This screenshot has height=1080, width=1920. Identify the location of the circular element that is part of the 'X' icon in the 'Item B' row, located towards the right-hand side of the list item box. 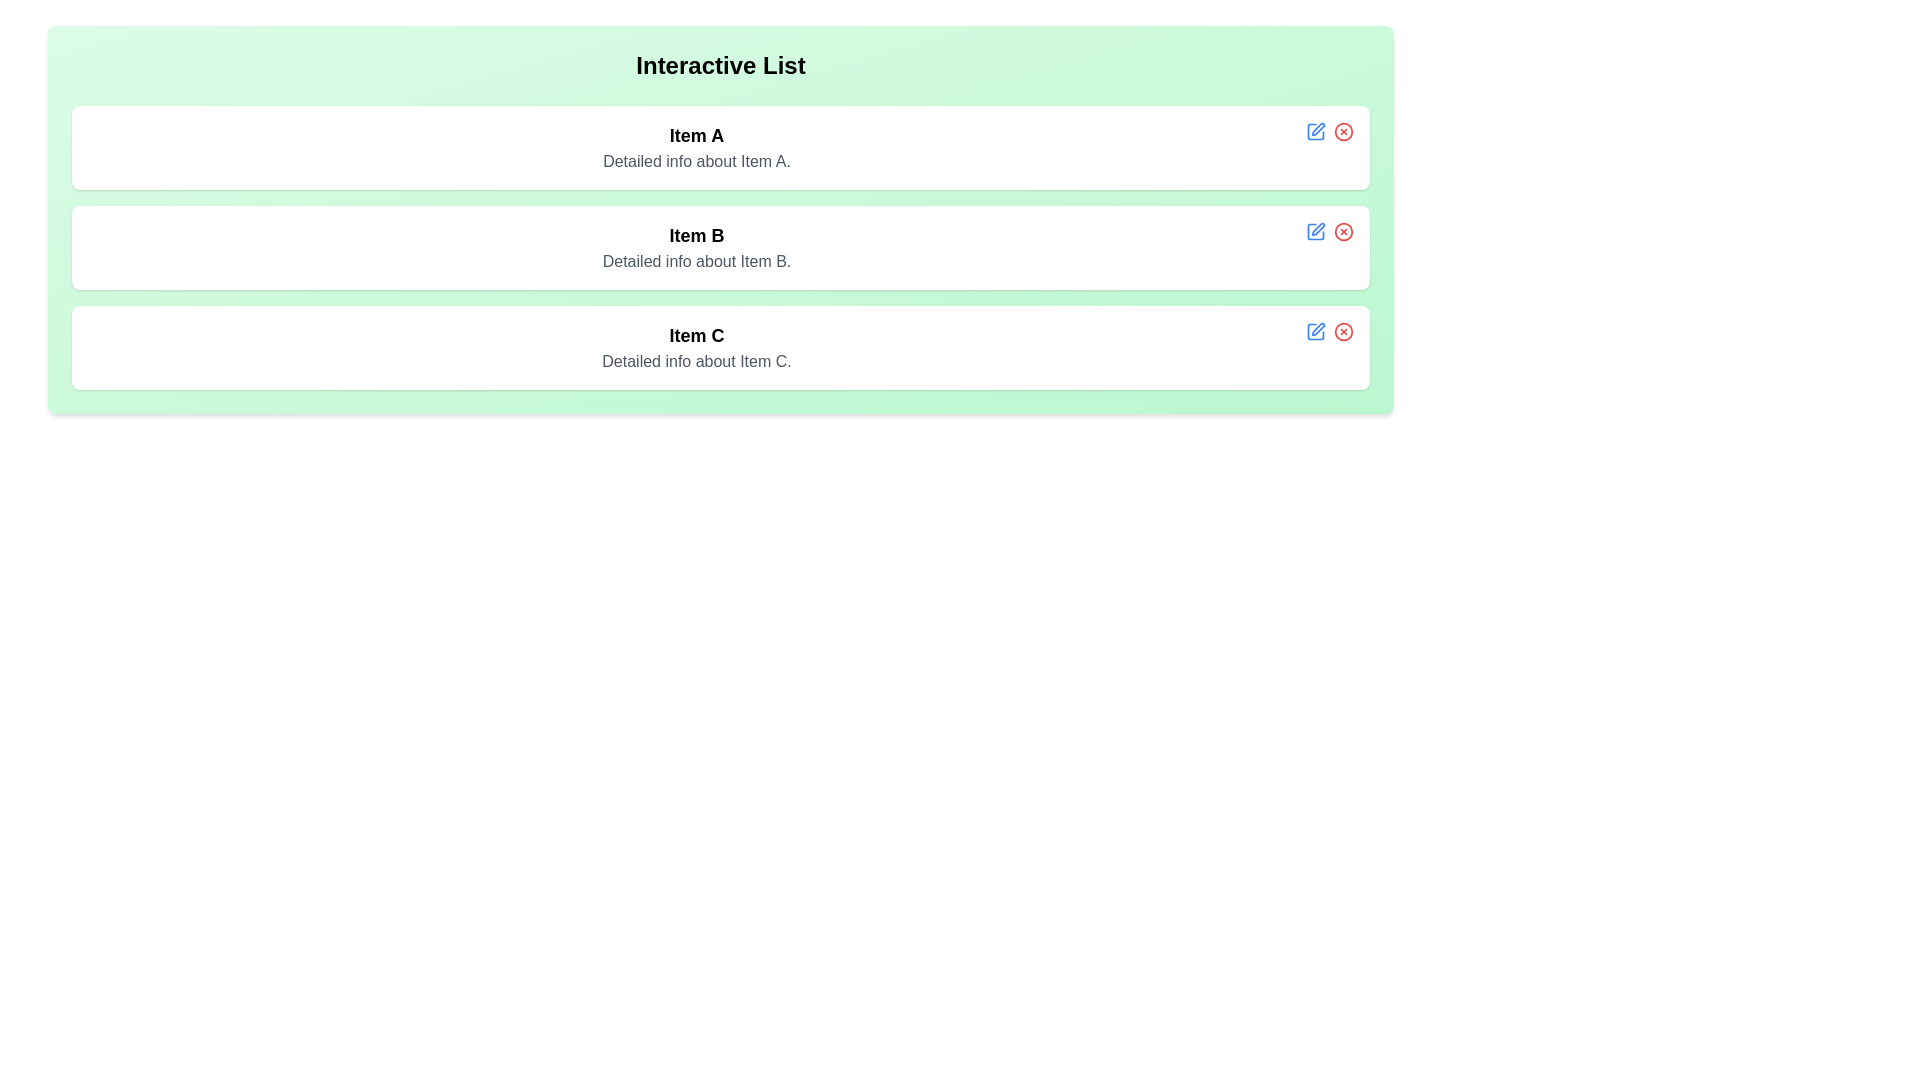
(1344, 230).